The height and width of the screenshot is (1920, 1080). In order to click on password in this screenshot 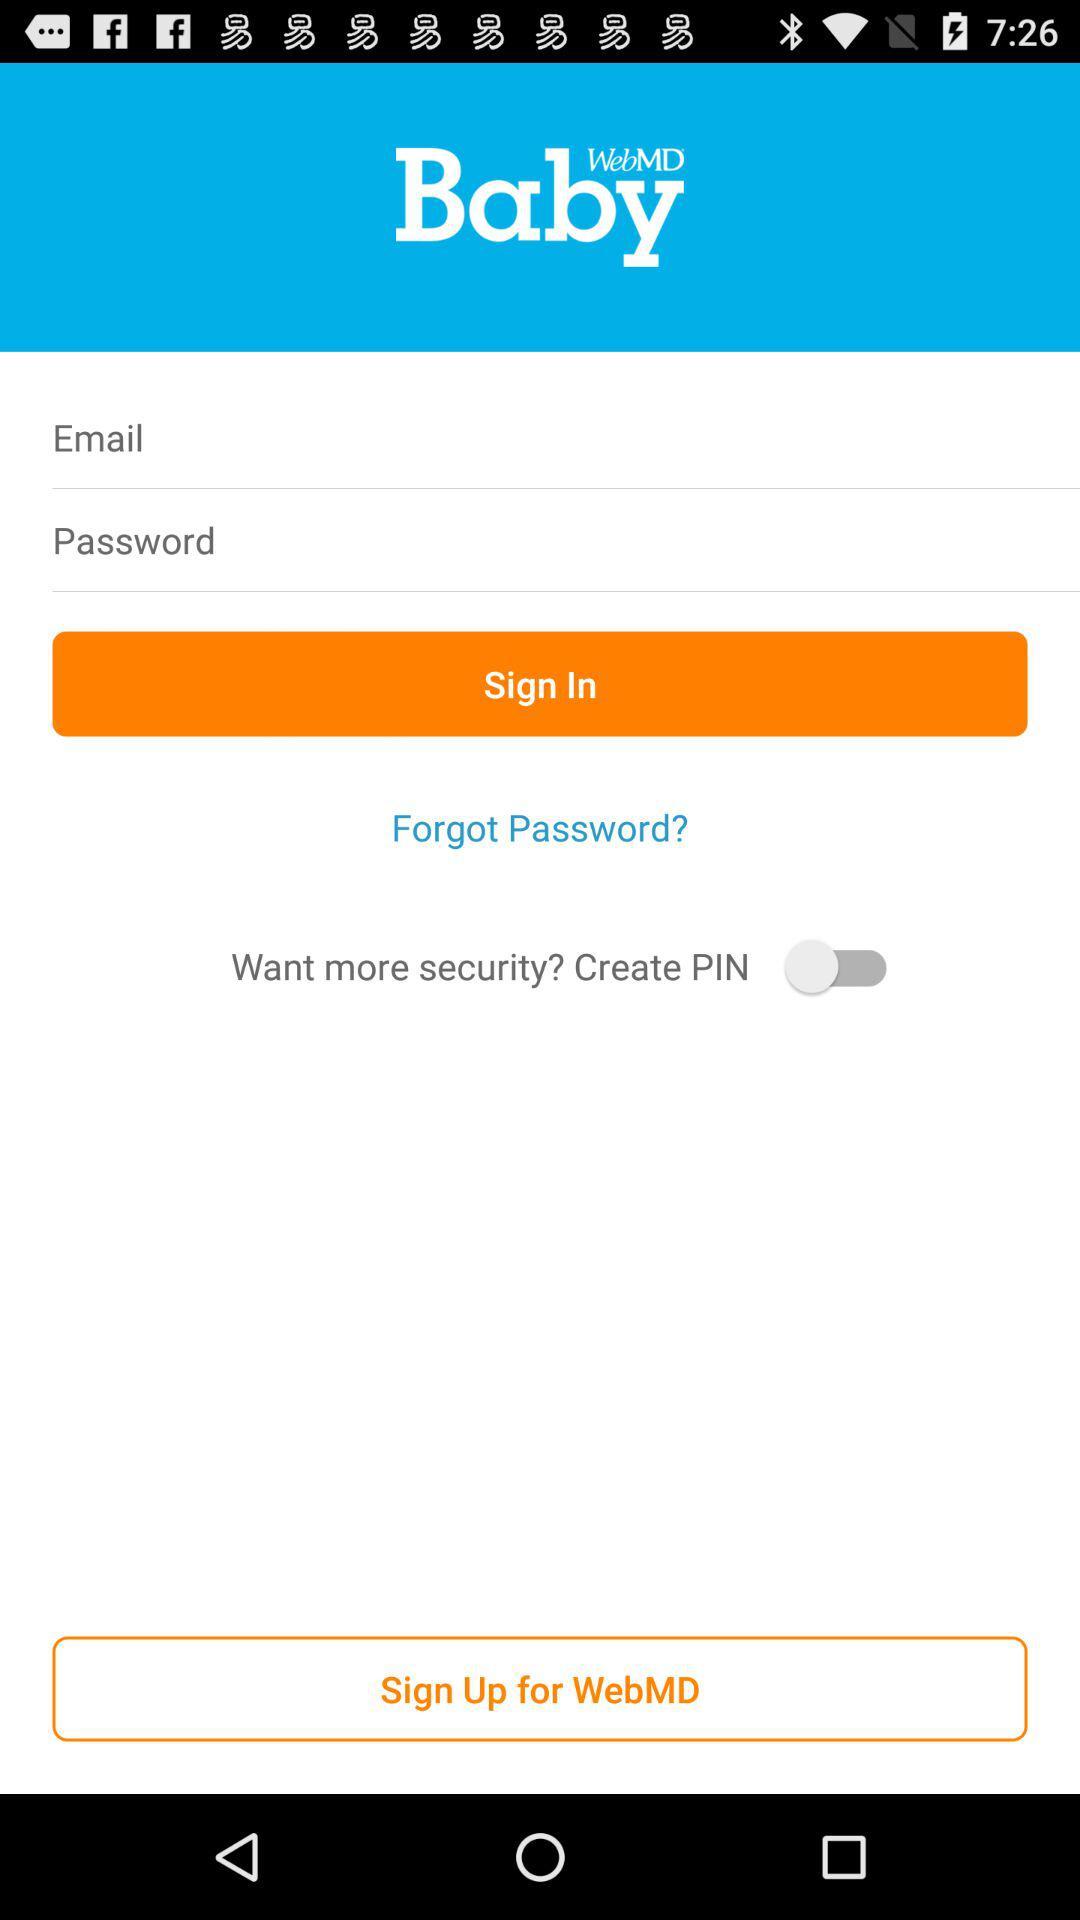, I will do `click(668, 539)`.